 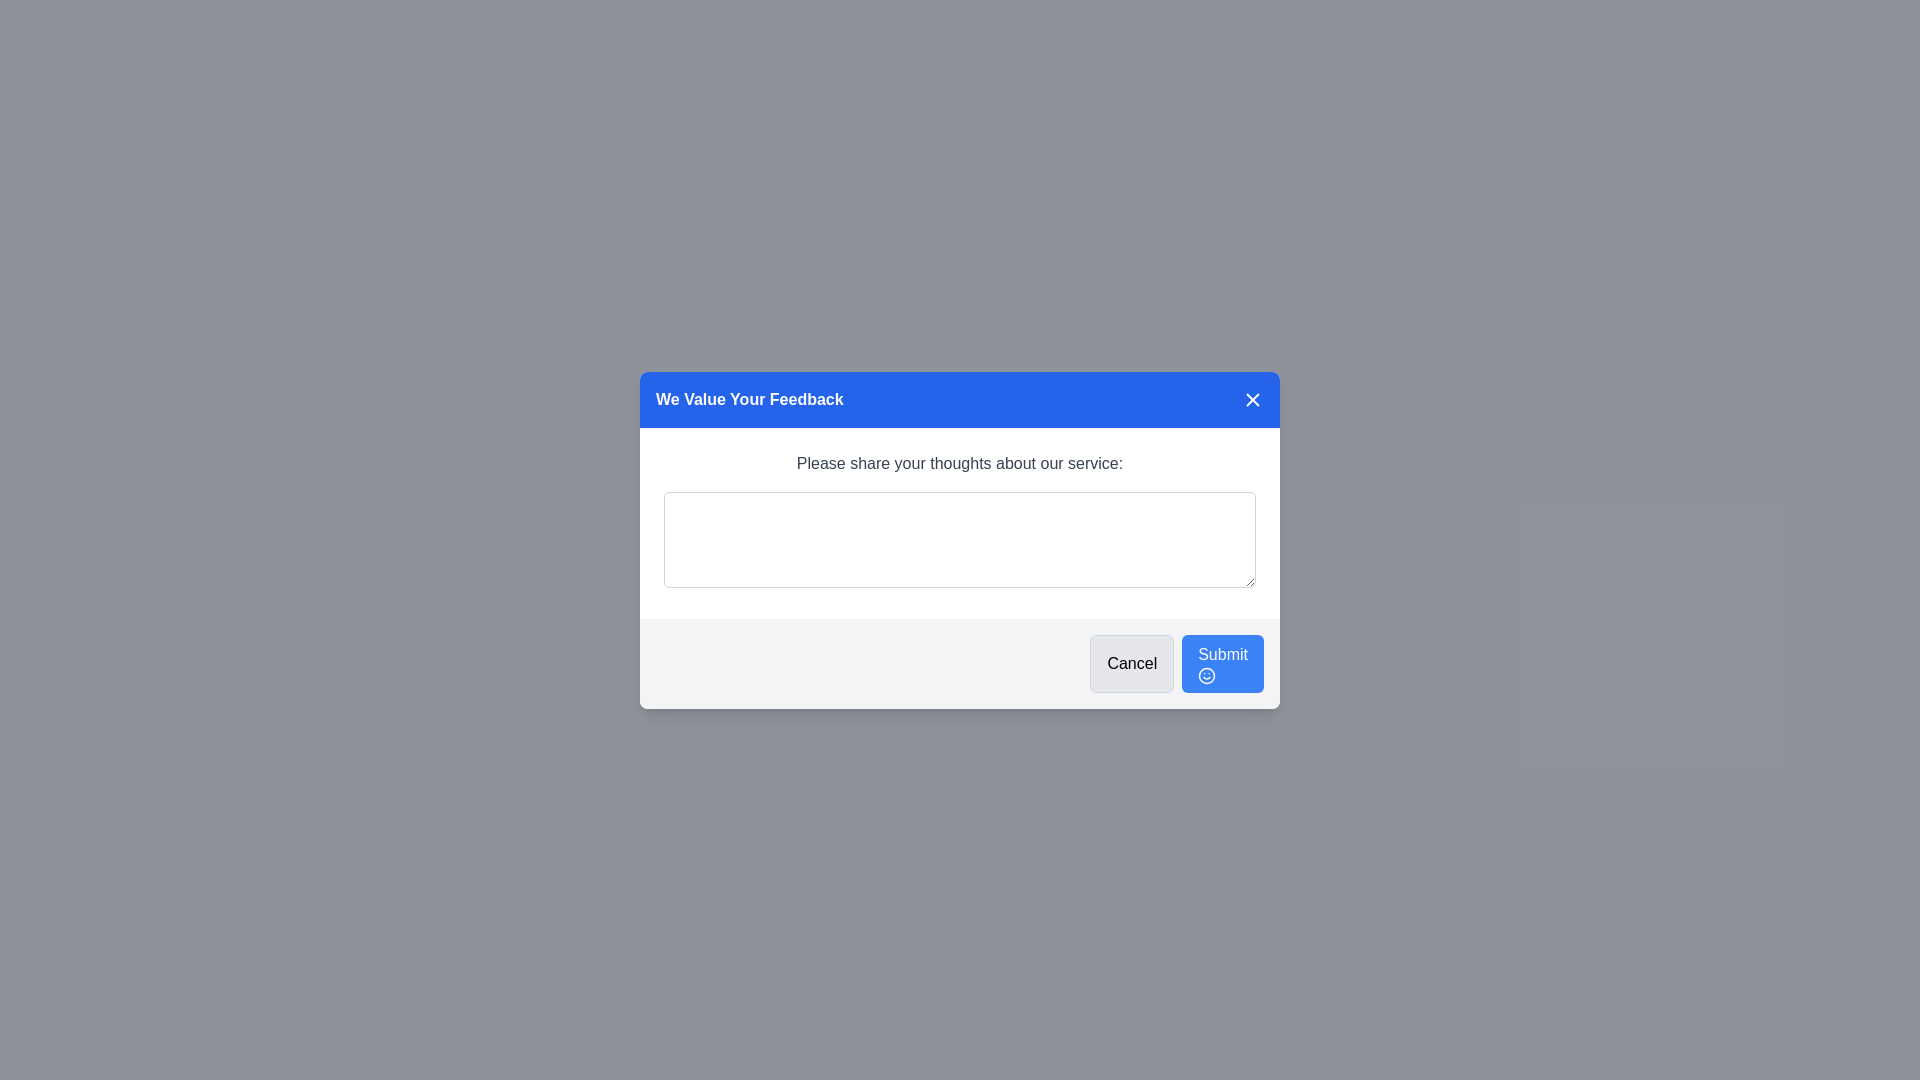 I want to click on static text label that says 'Please share your thoughts about our service:' which is displayed in gray color above the text input box in the modal dialog, so click(x=960, y=463).